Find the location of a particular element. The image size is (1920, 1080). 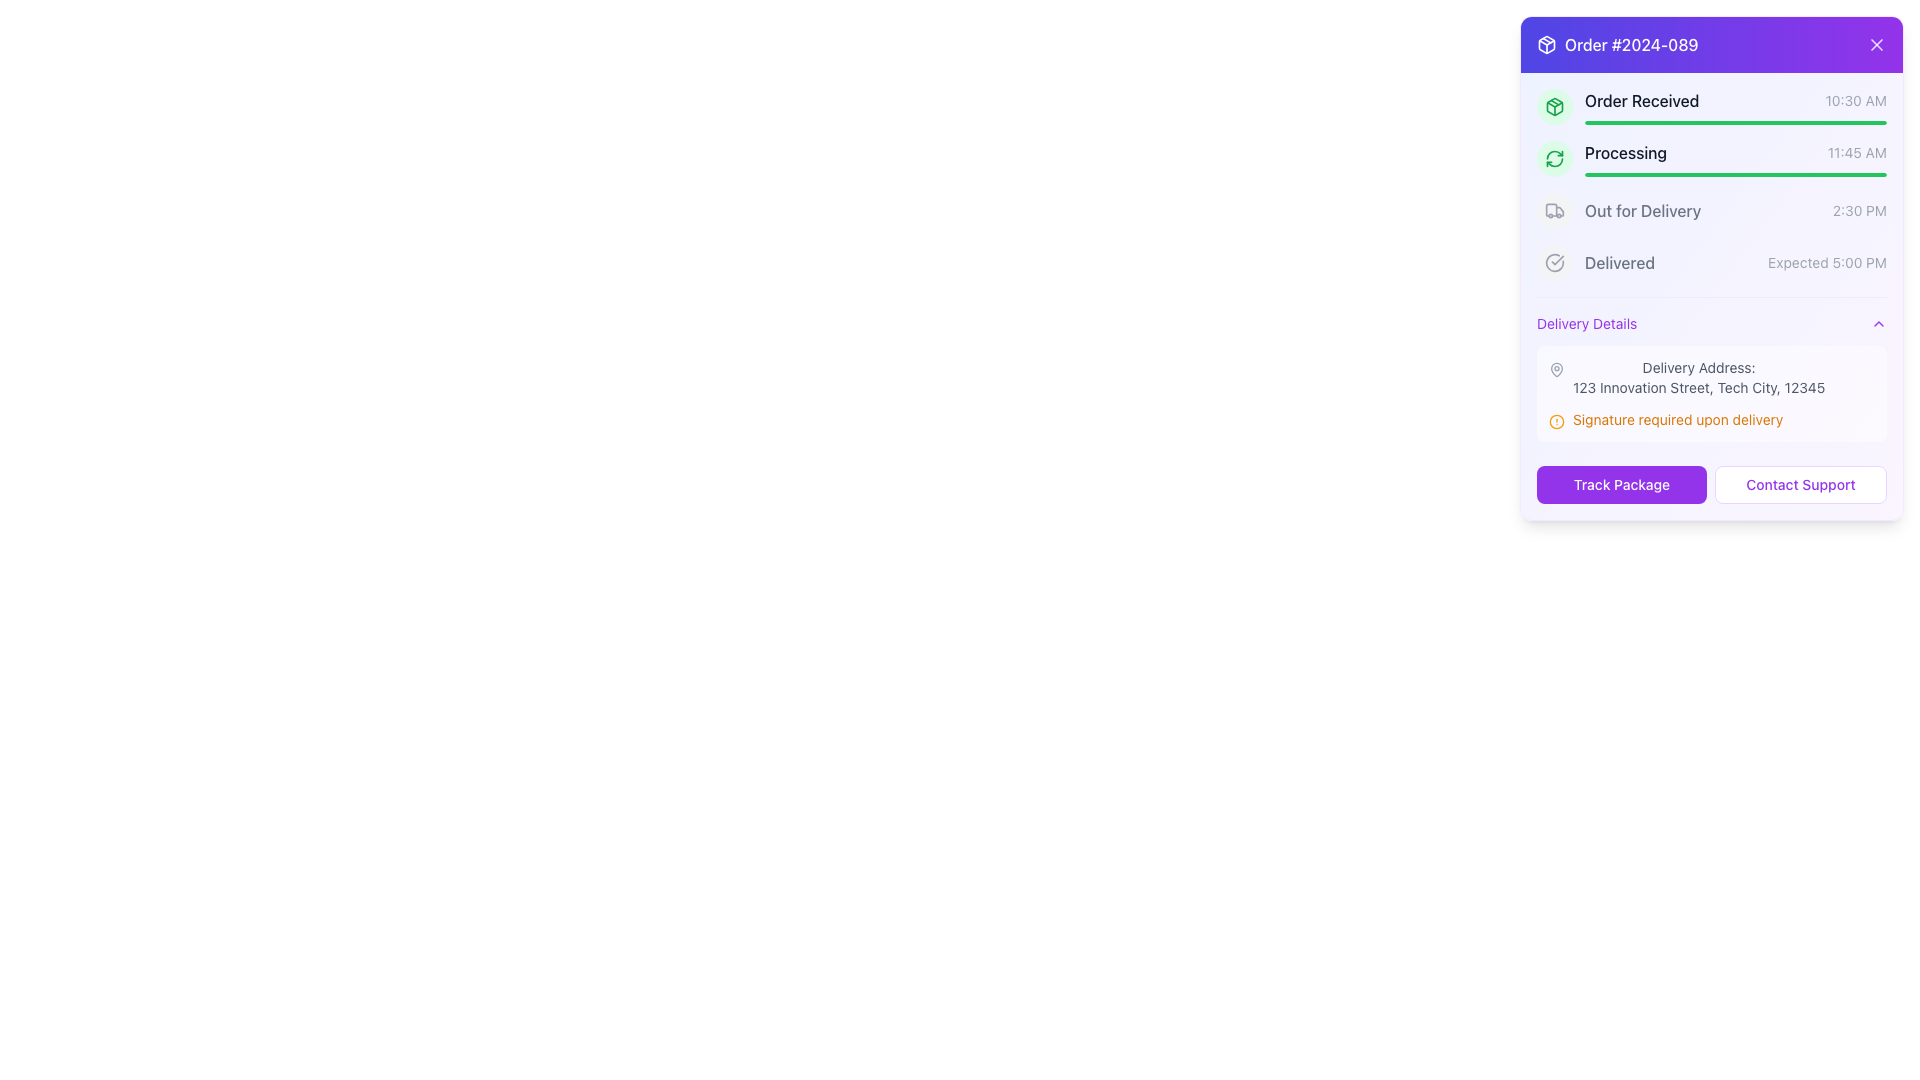

the Status icon that indicates the current status of the order as being processed, located to the left of the 'Processing' text and above the time '11:45 AM' is located at coordinates (1554, 157).